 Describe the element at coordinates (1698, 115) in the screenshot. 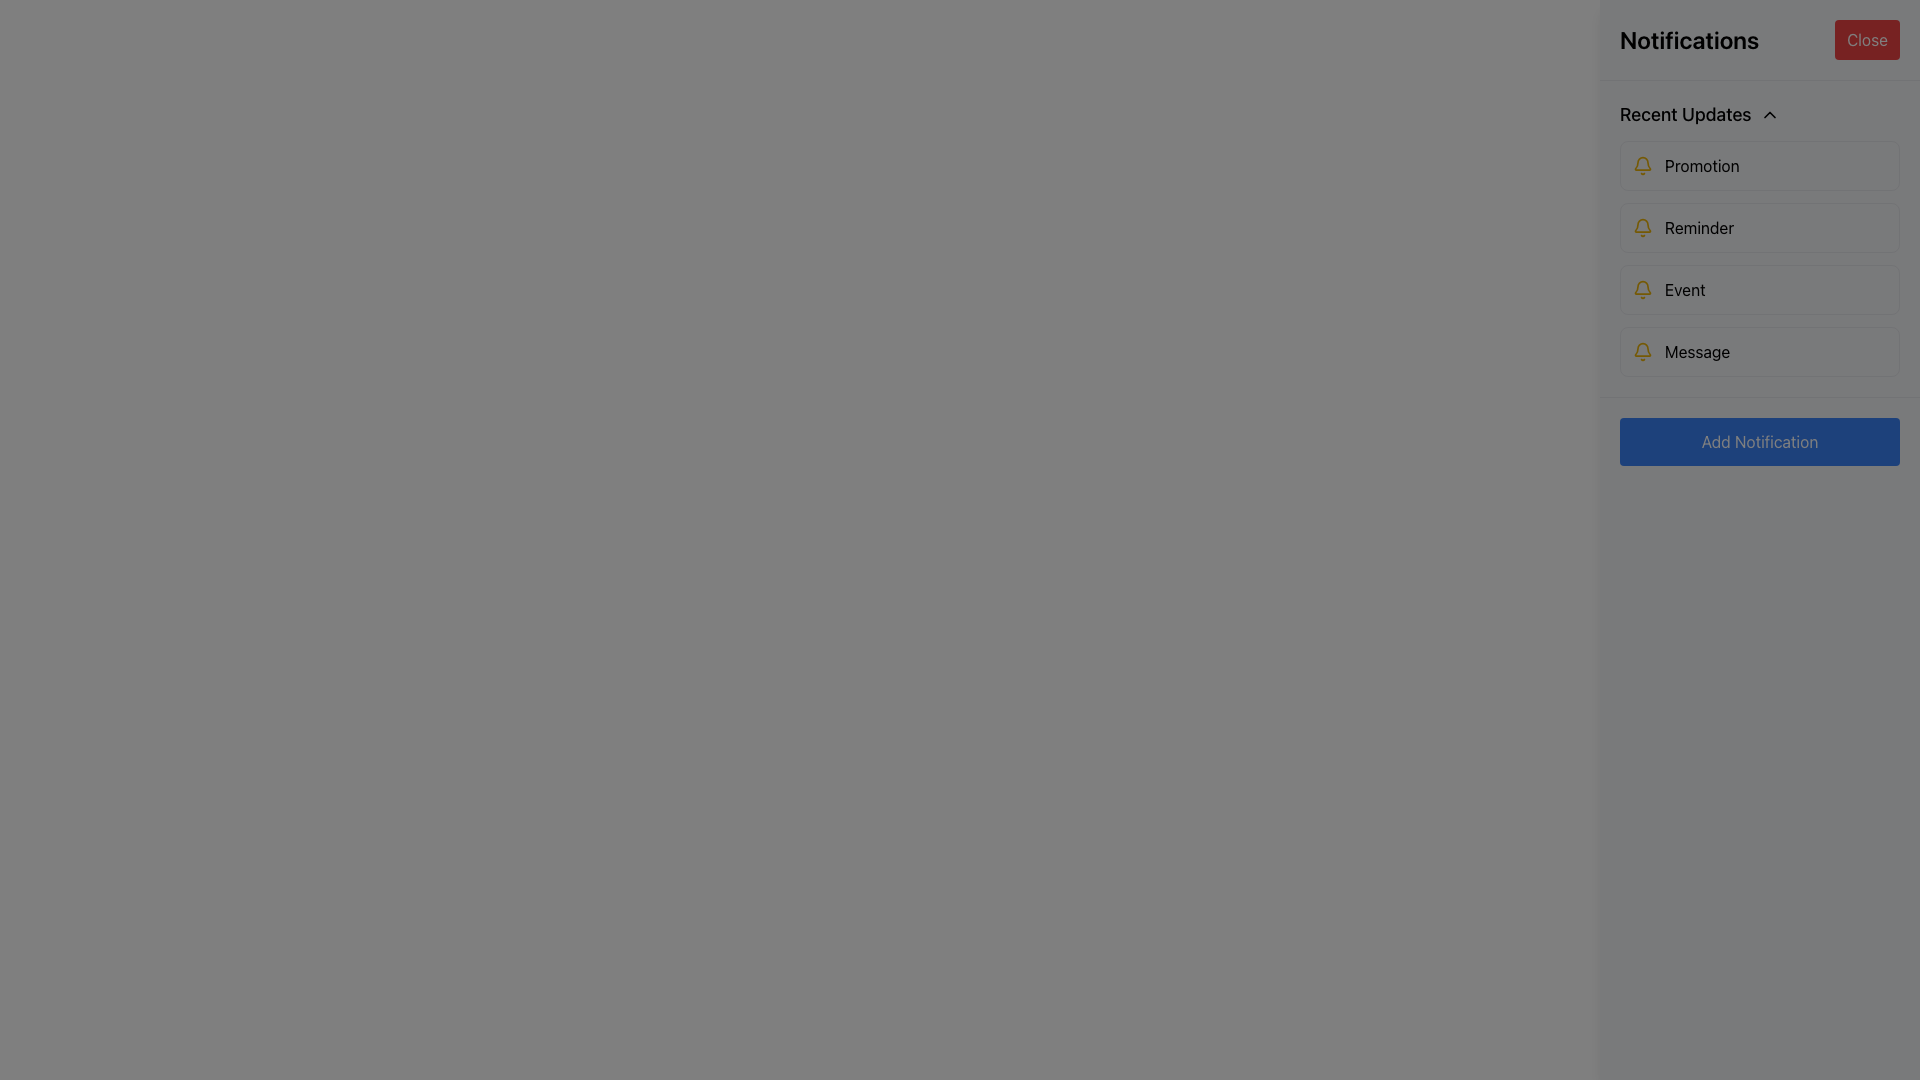

I see `the 'Recent Updates' Collapsible Header, which features bold text and an upward-pointing arrow icon` at that location.